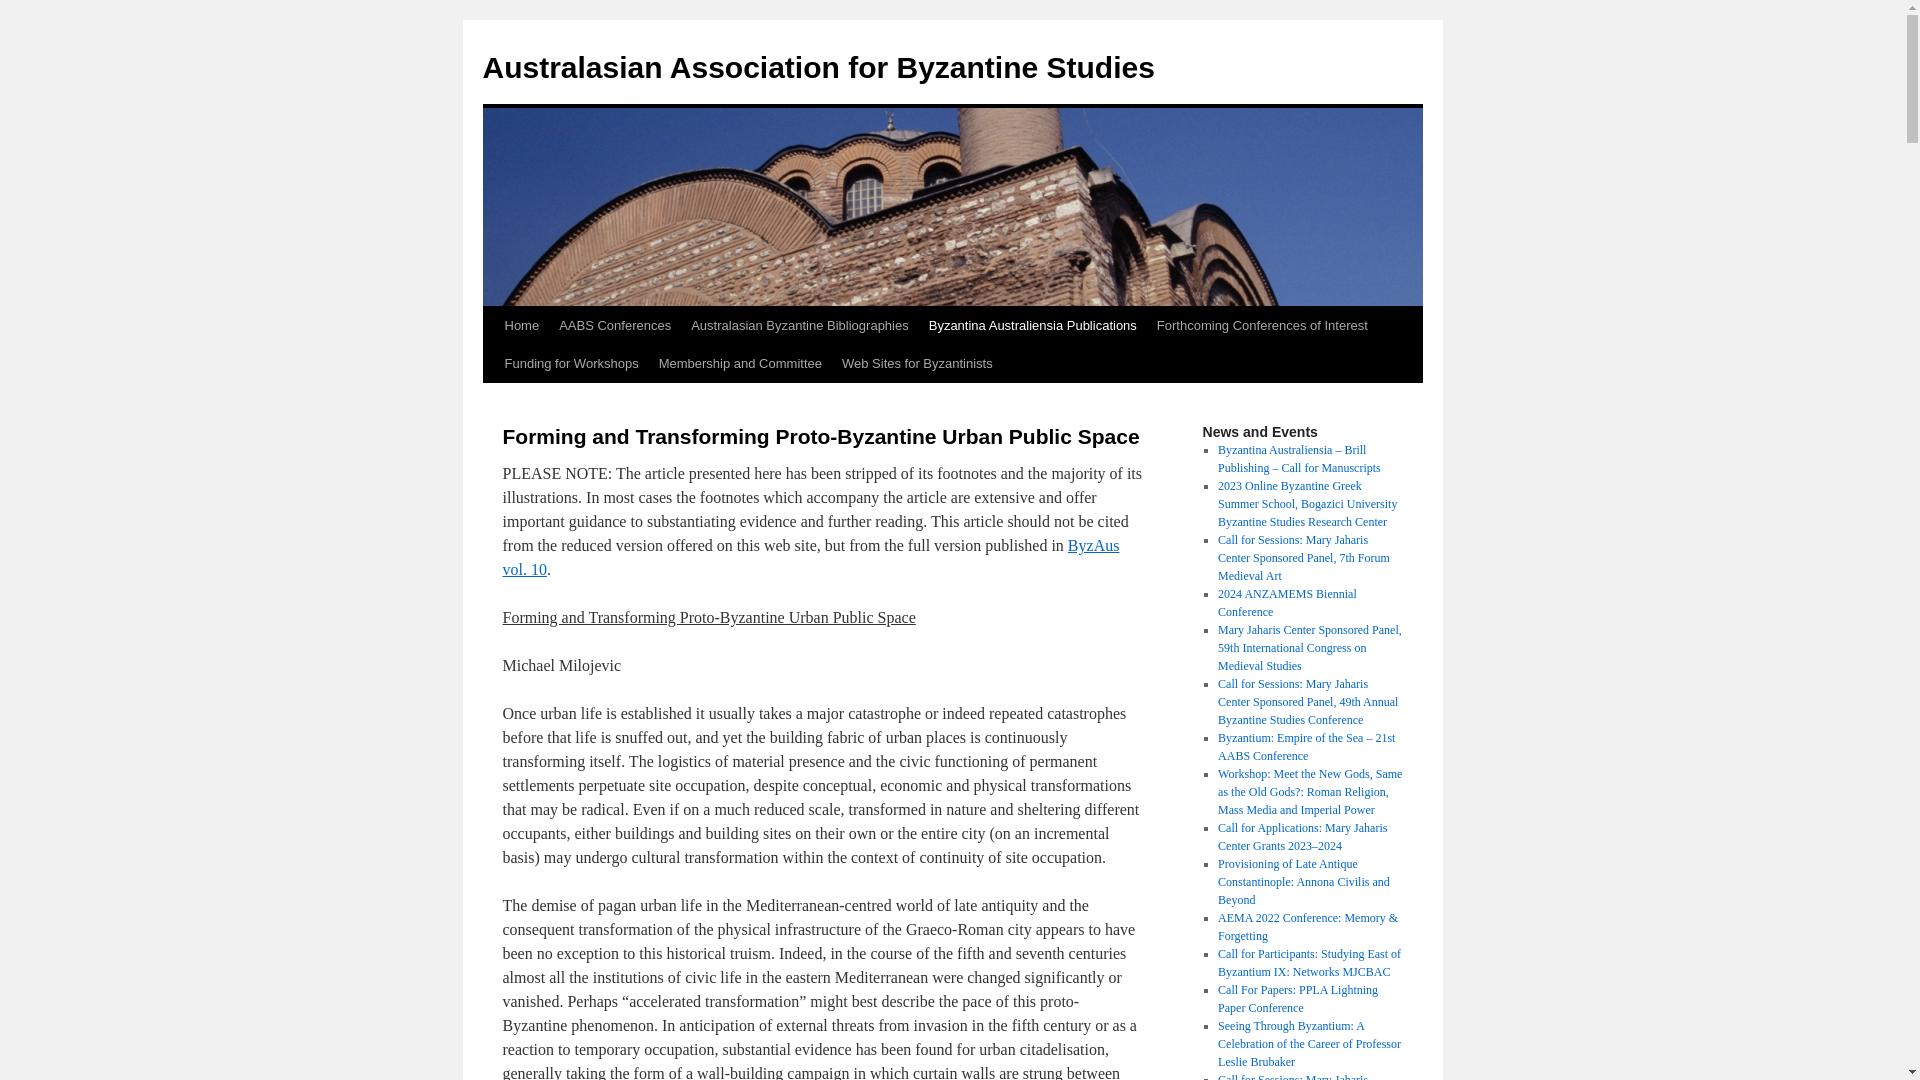  I want to click on 'Call For Papers: PPLA Lightning Paper Conference', so click(1297, 999).